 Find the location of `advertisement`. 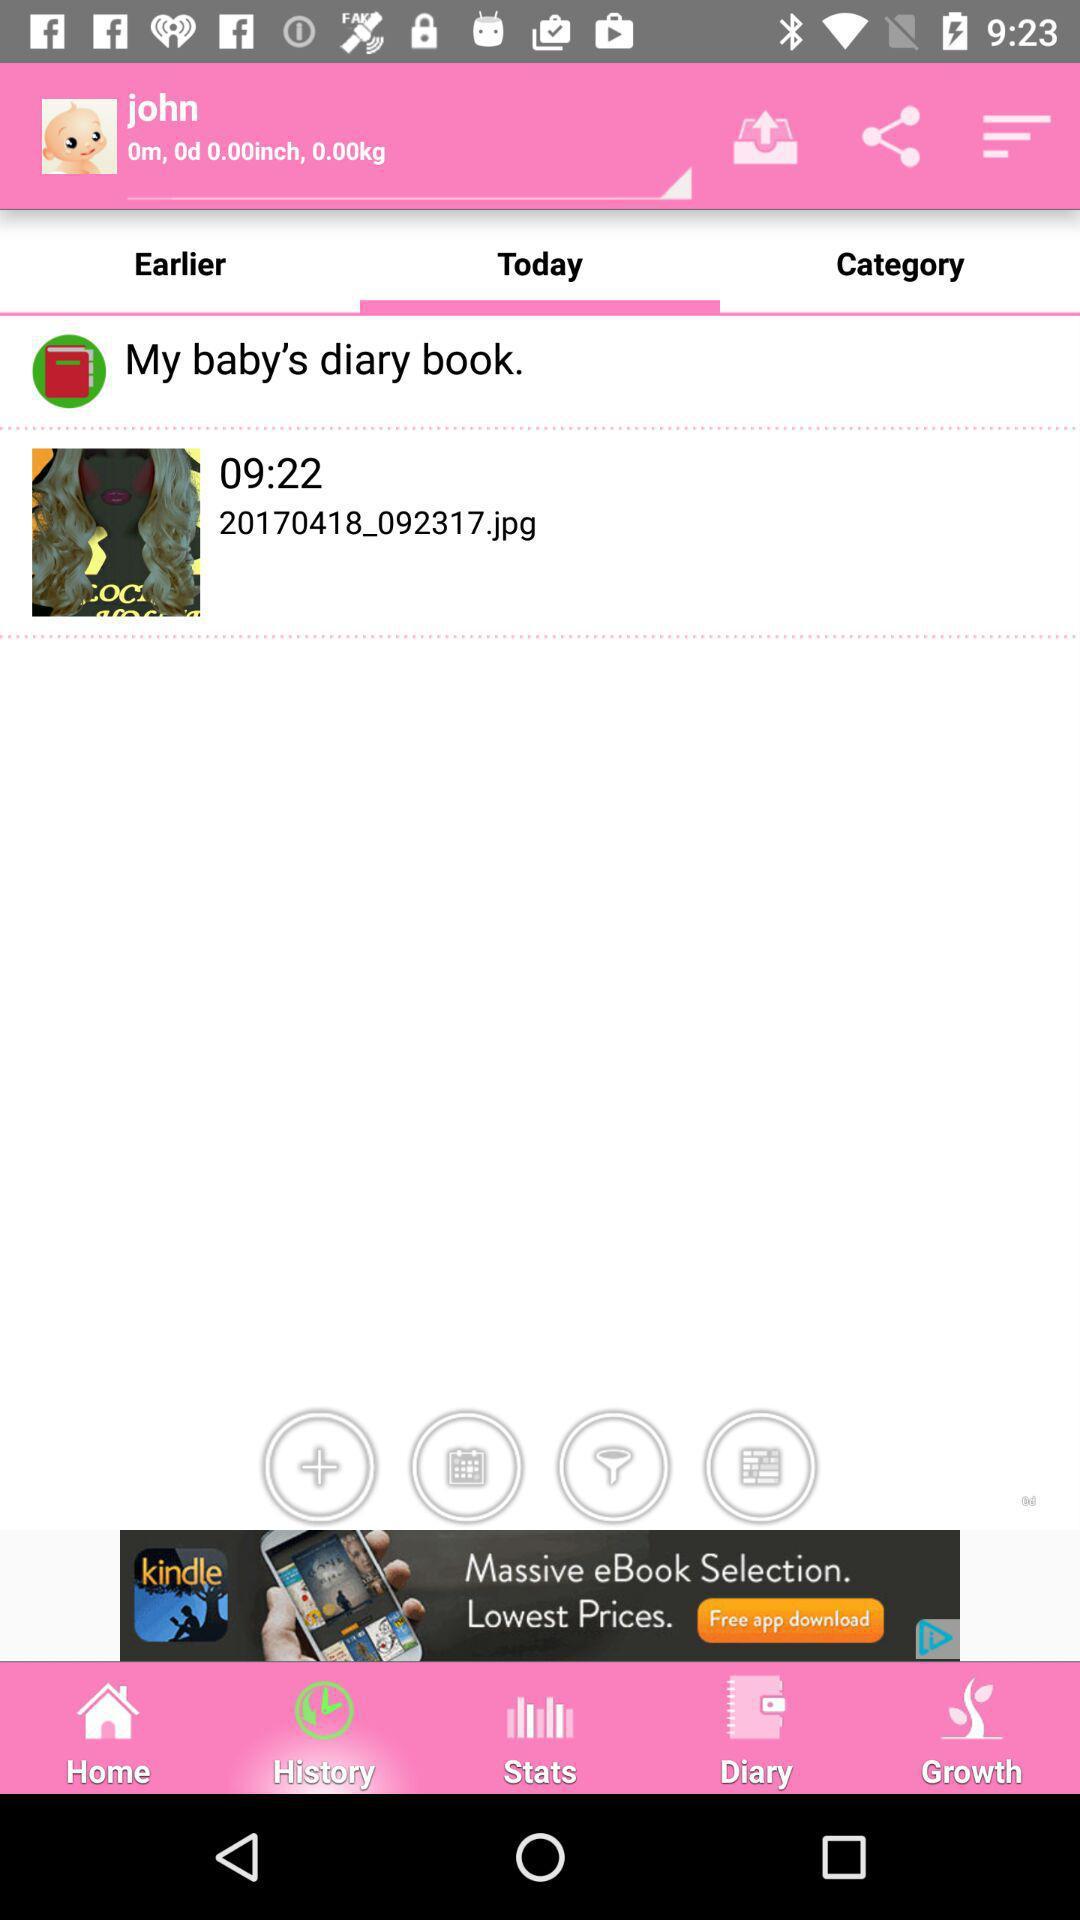

advertisement is located at coordinates (540, 1594).